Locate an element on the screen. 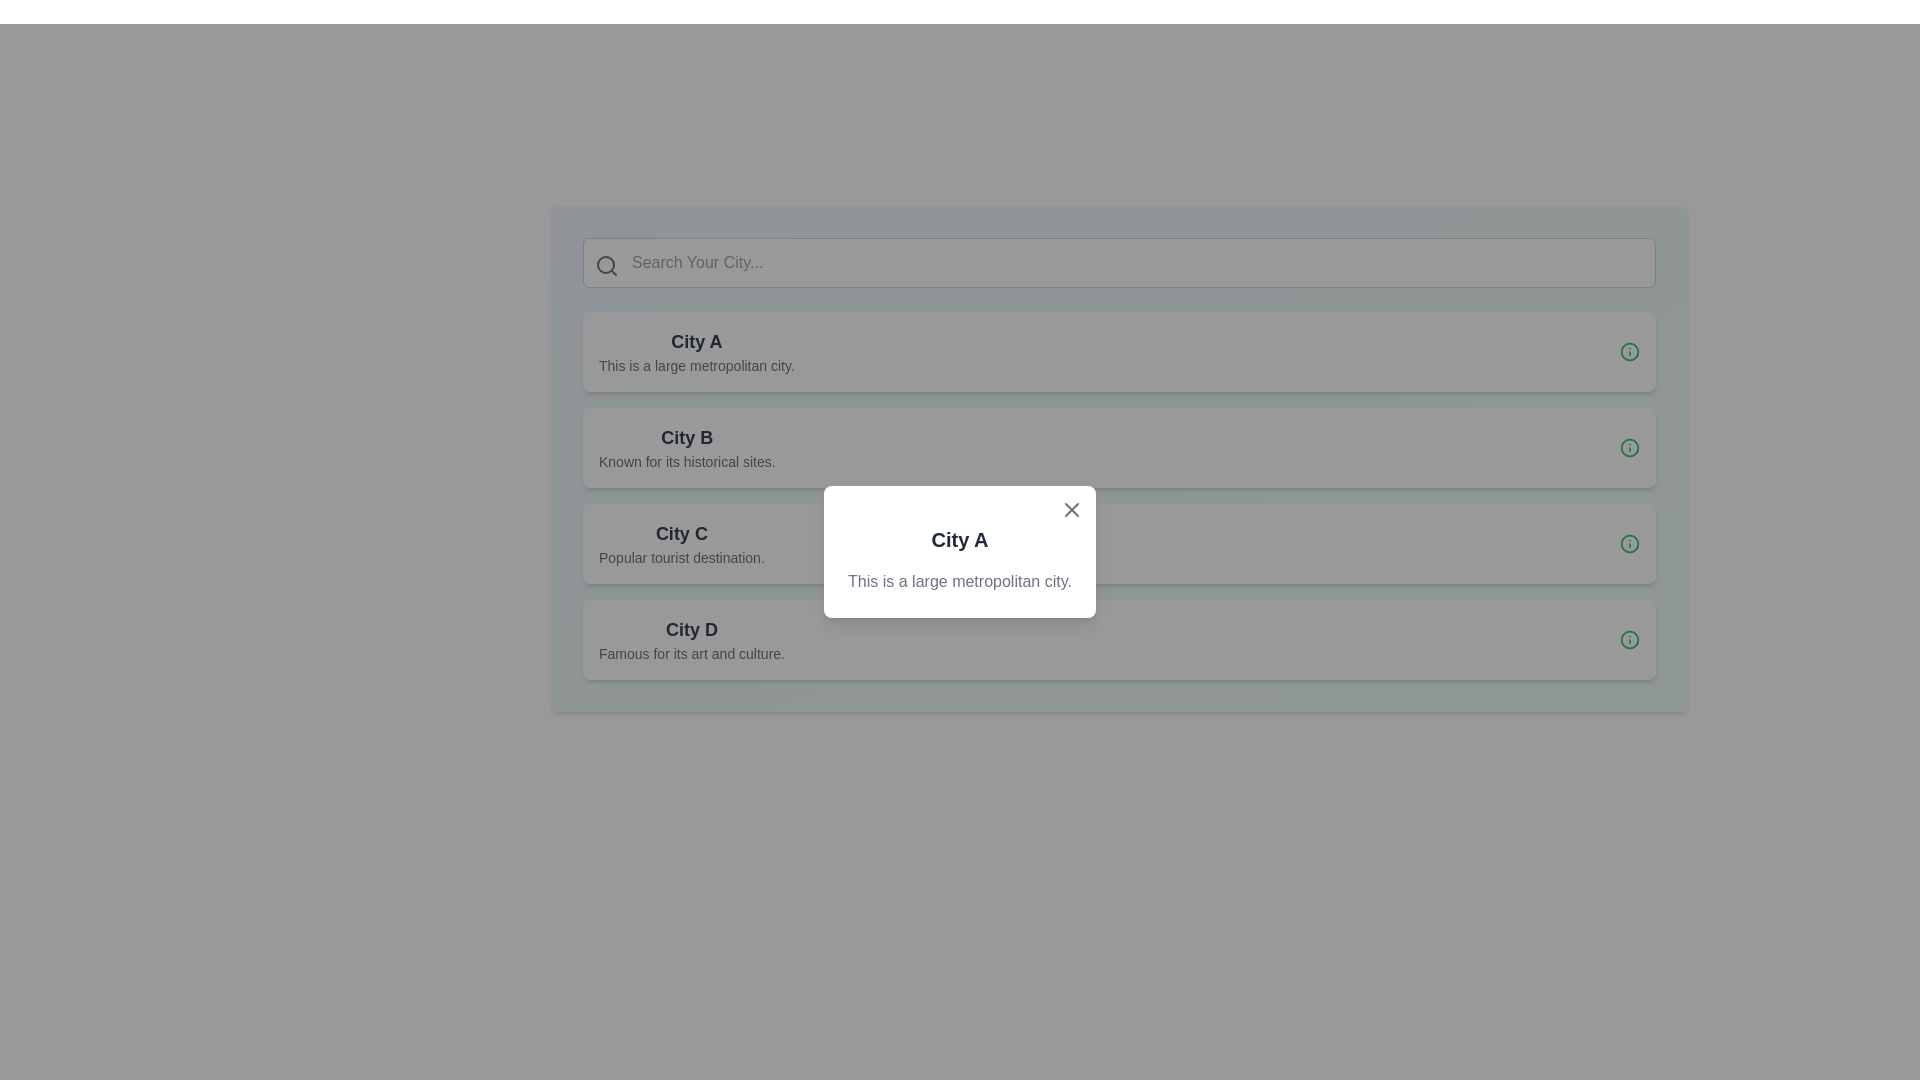 This screenshot has width=1920, height=1080. the status or information indicator icon located in the fourth row of the list view on the right side, which is aligned with other similar green icons is located at coordinates (1630, 446).